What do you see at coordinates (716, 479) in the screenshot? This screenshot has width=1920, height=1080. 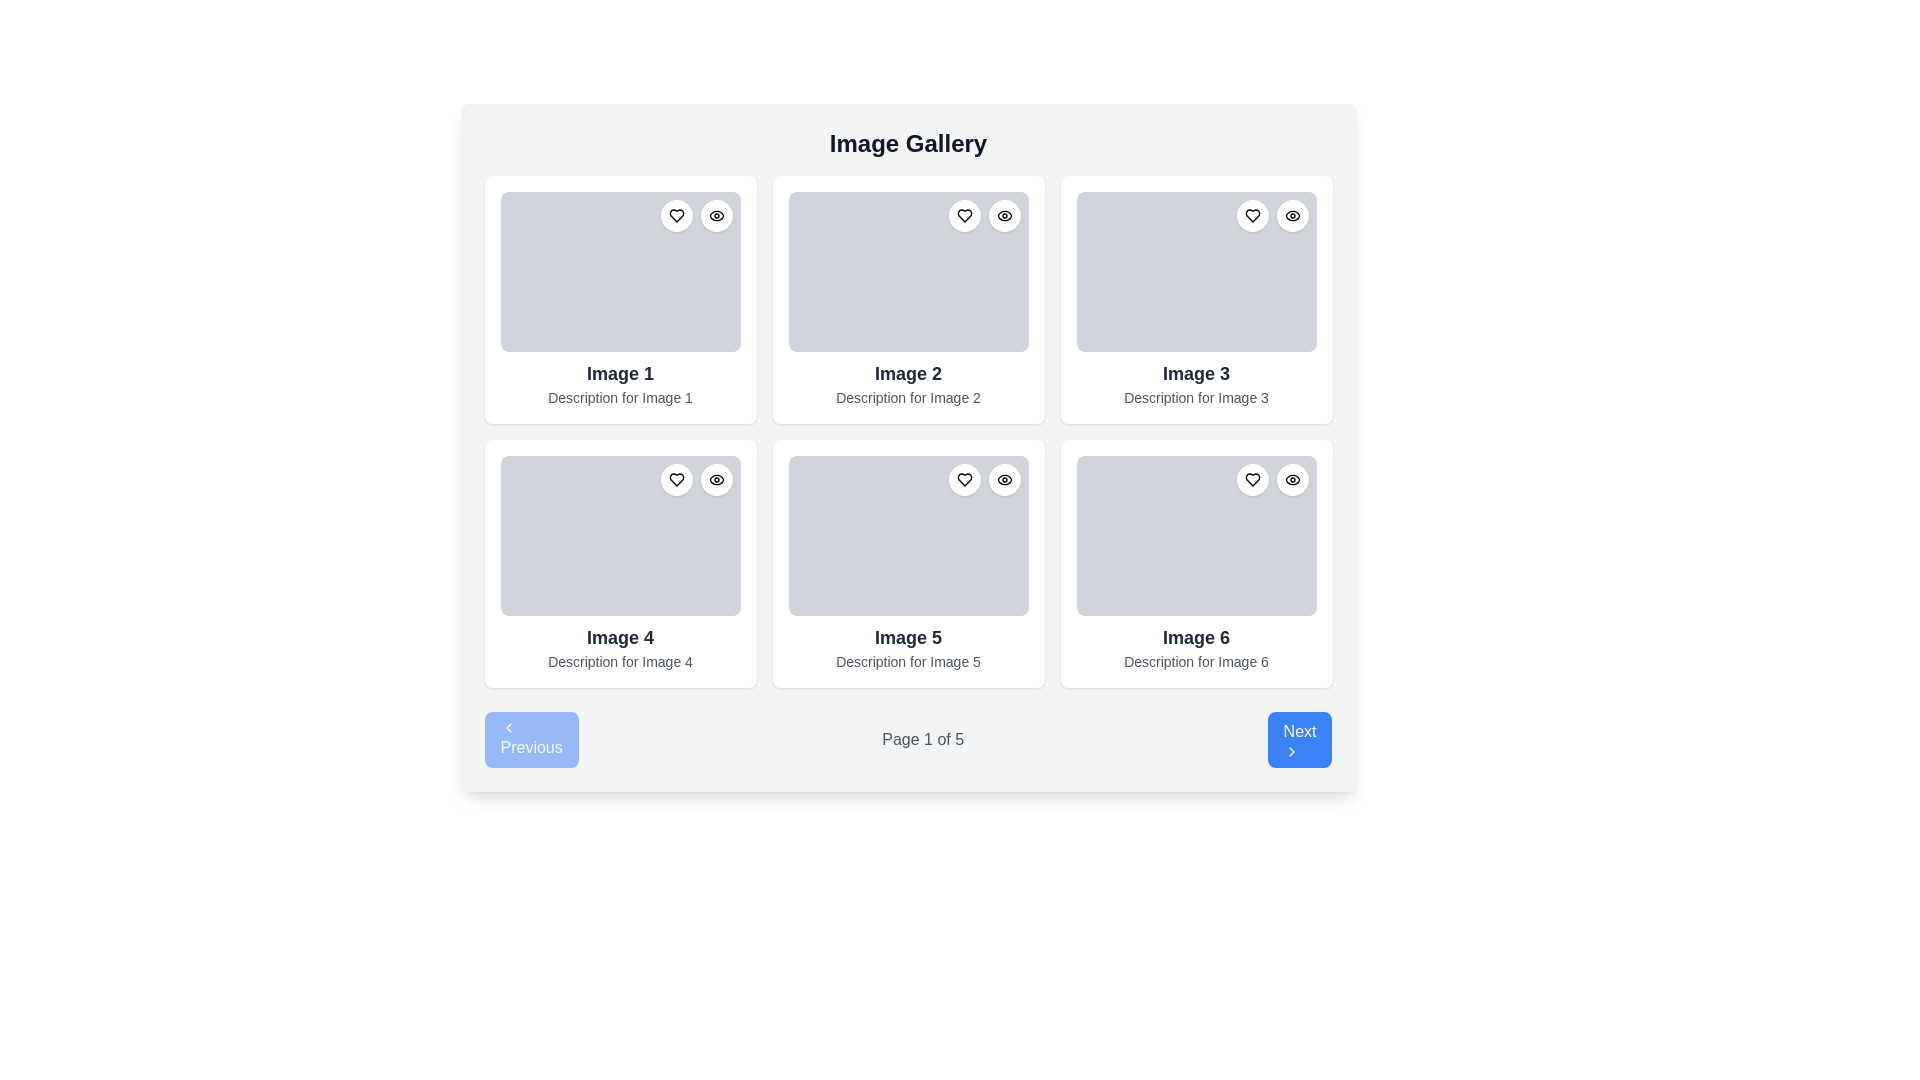 I see `the circular eye icon button located as the rightmost icon in the interactive header of the fourth image card` at bounding box center [716, 479].